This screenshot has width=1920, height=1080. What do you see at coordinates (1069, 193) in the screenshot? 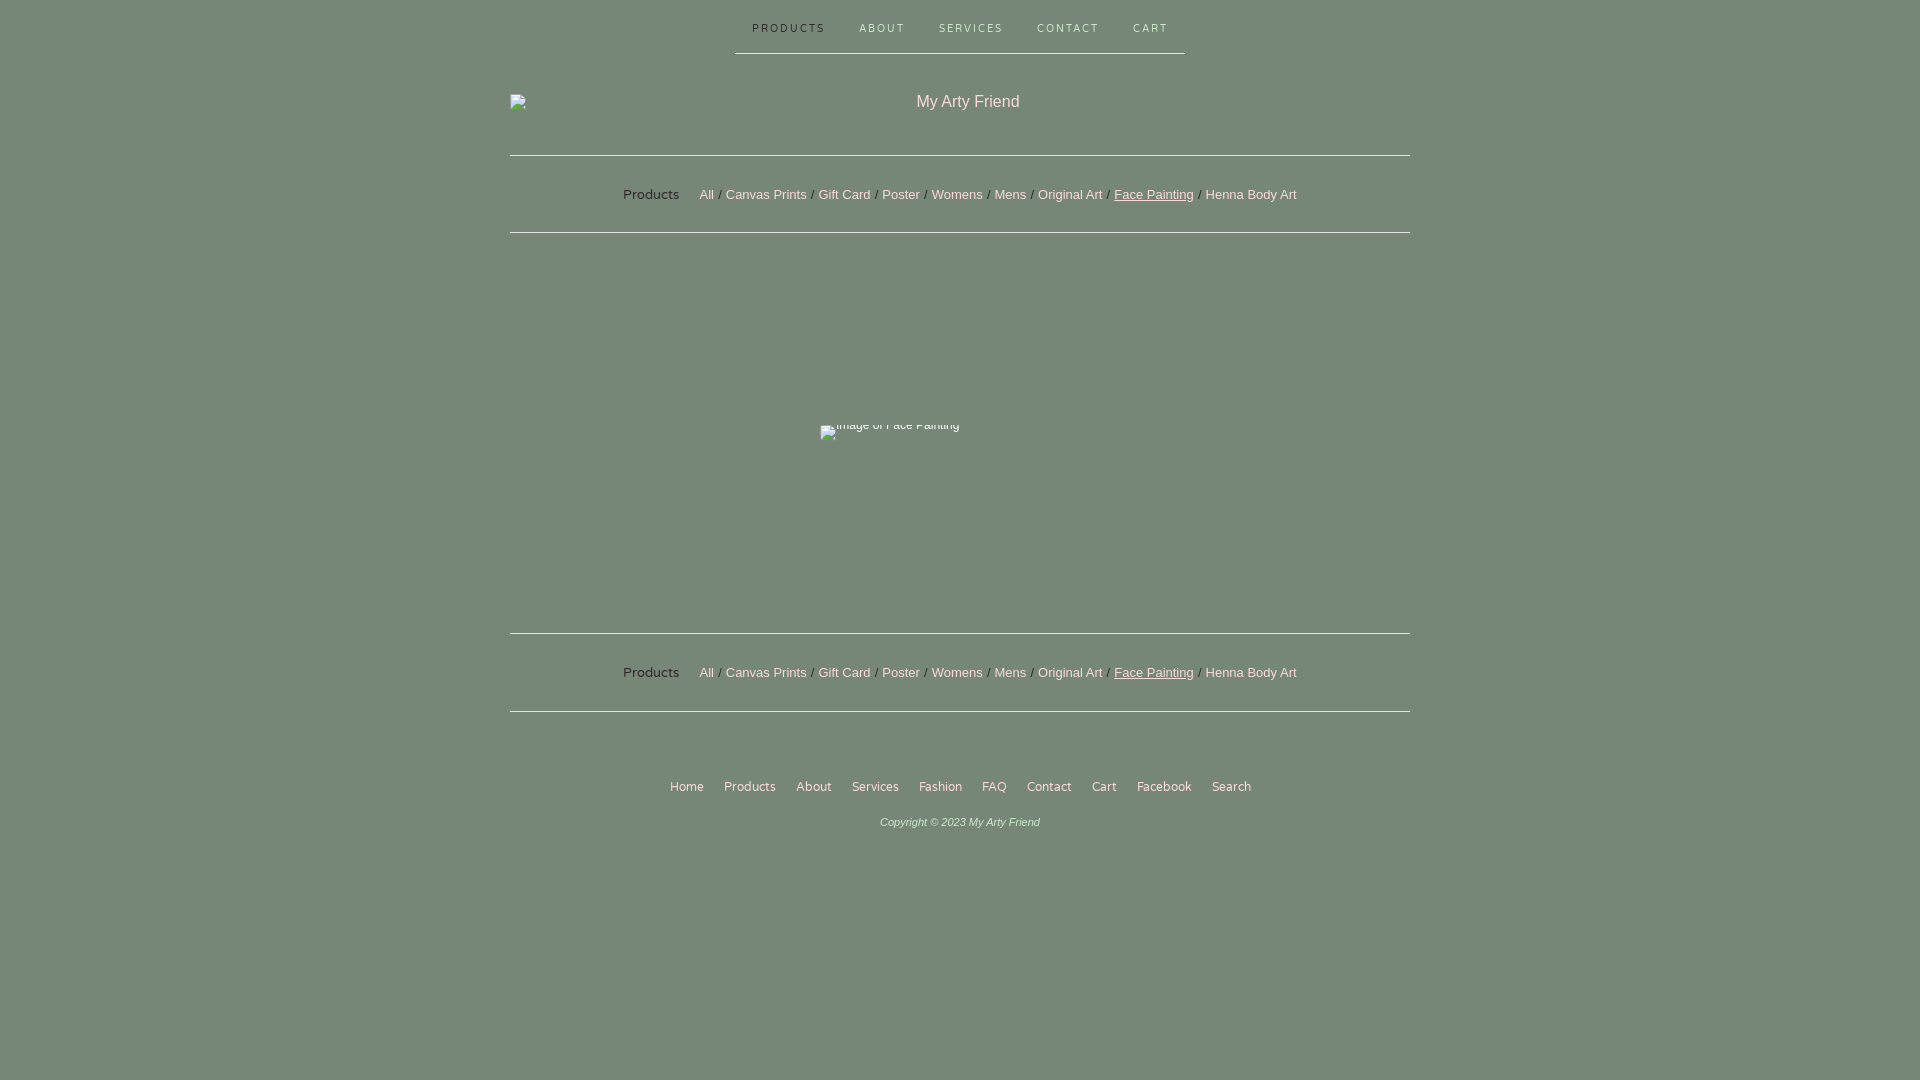
I see `'Original Art'` at bounding box center [1069, 193].